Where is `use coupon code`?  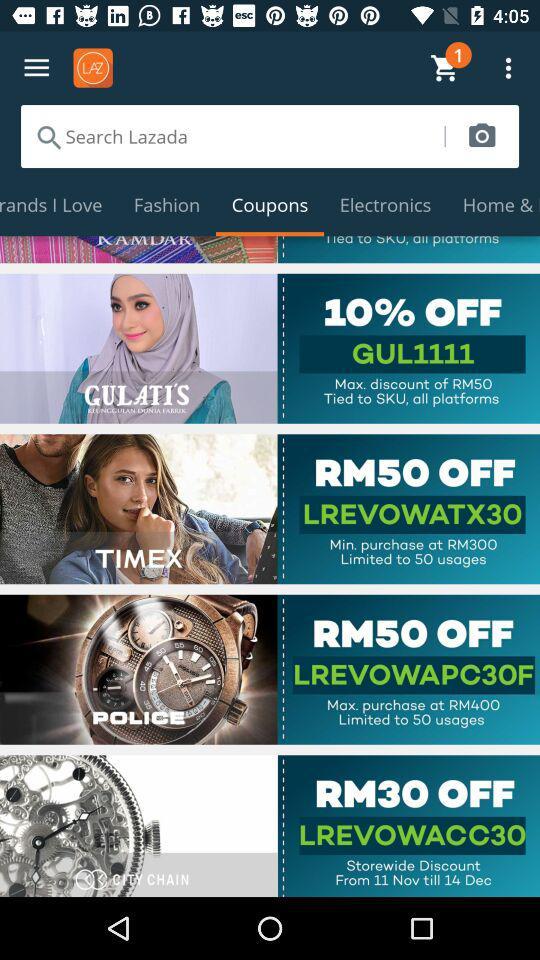 use coupon code is located at coordinates (270, 508).